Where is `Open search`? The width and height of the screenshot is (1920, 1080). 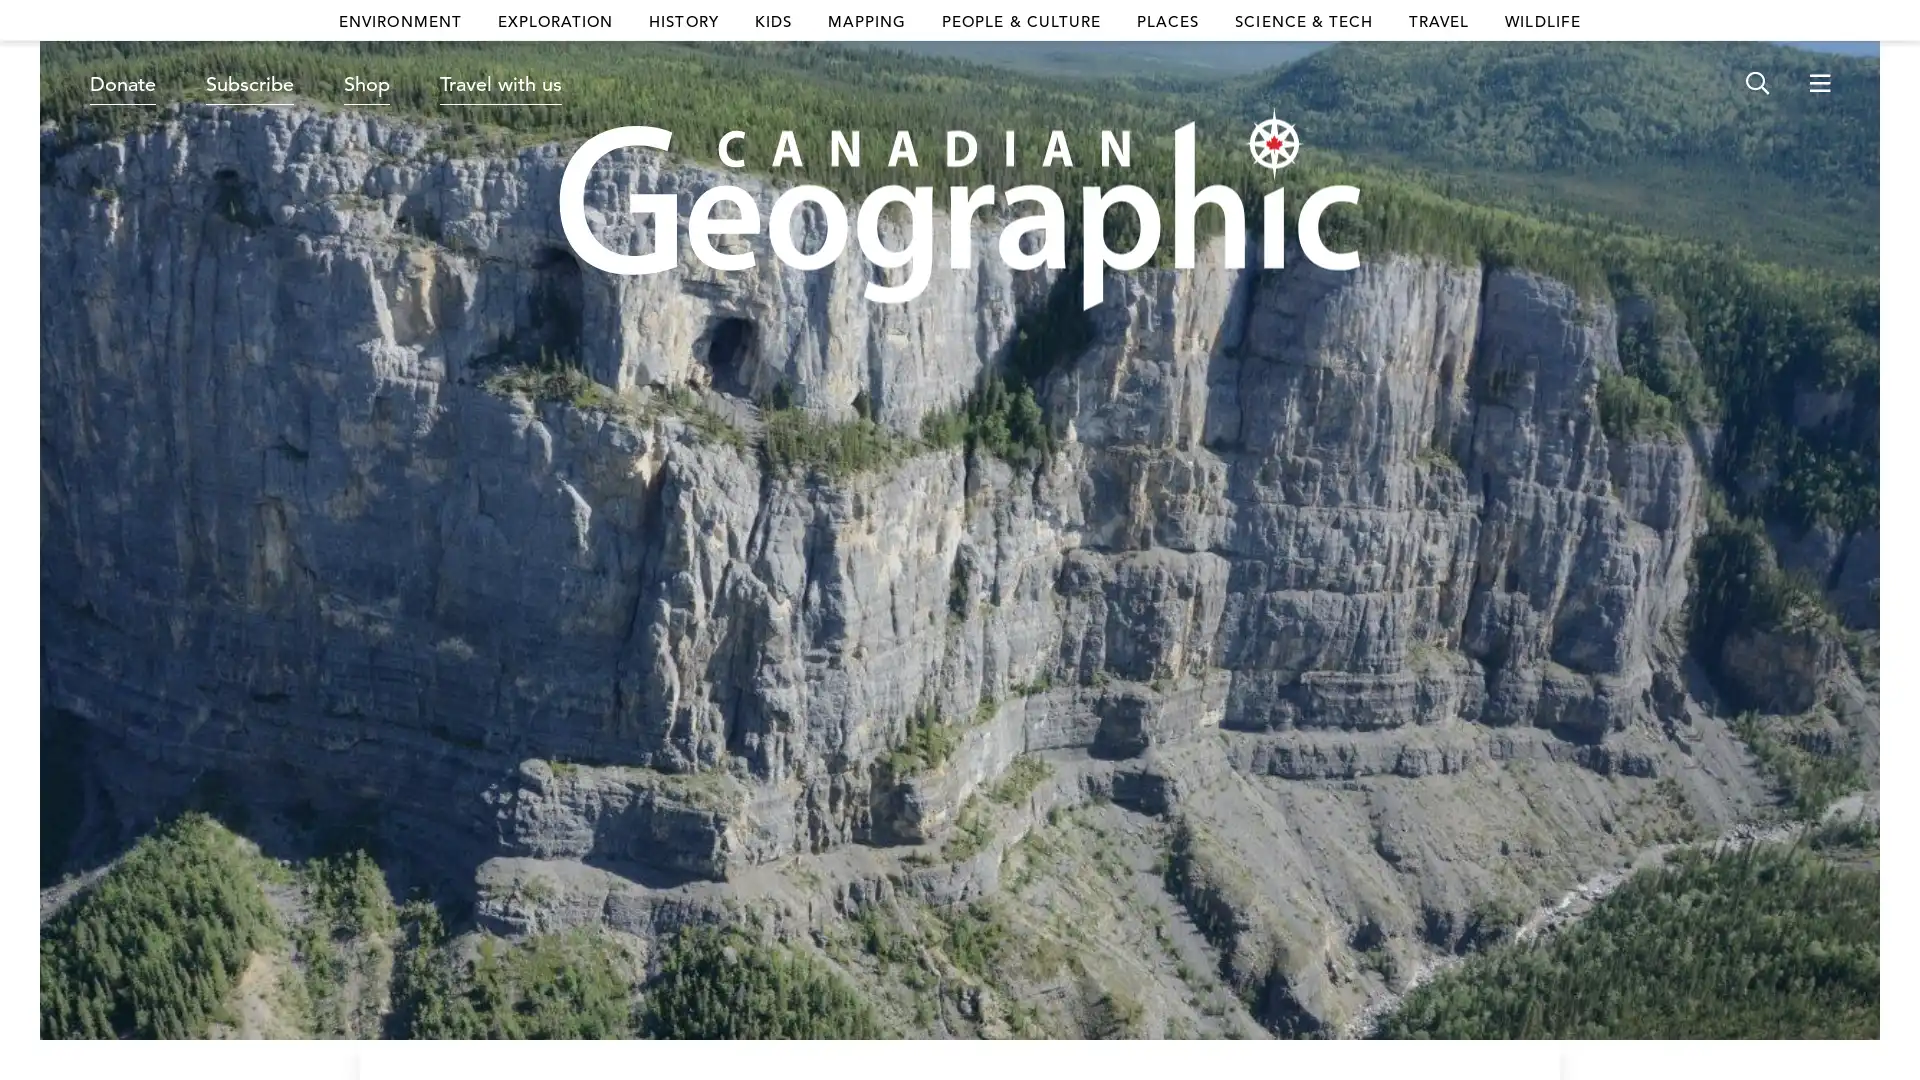
Open search is located at coordinates (1756, 83).